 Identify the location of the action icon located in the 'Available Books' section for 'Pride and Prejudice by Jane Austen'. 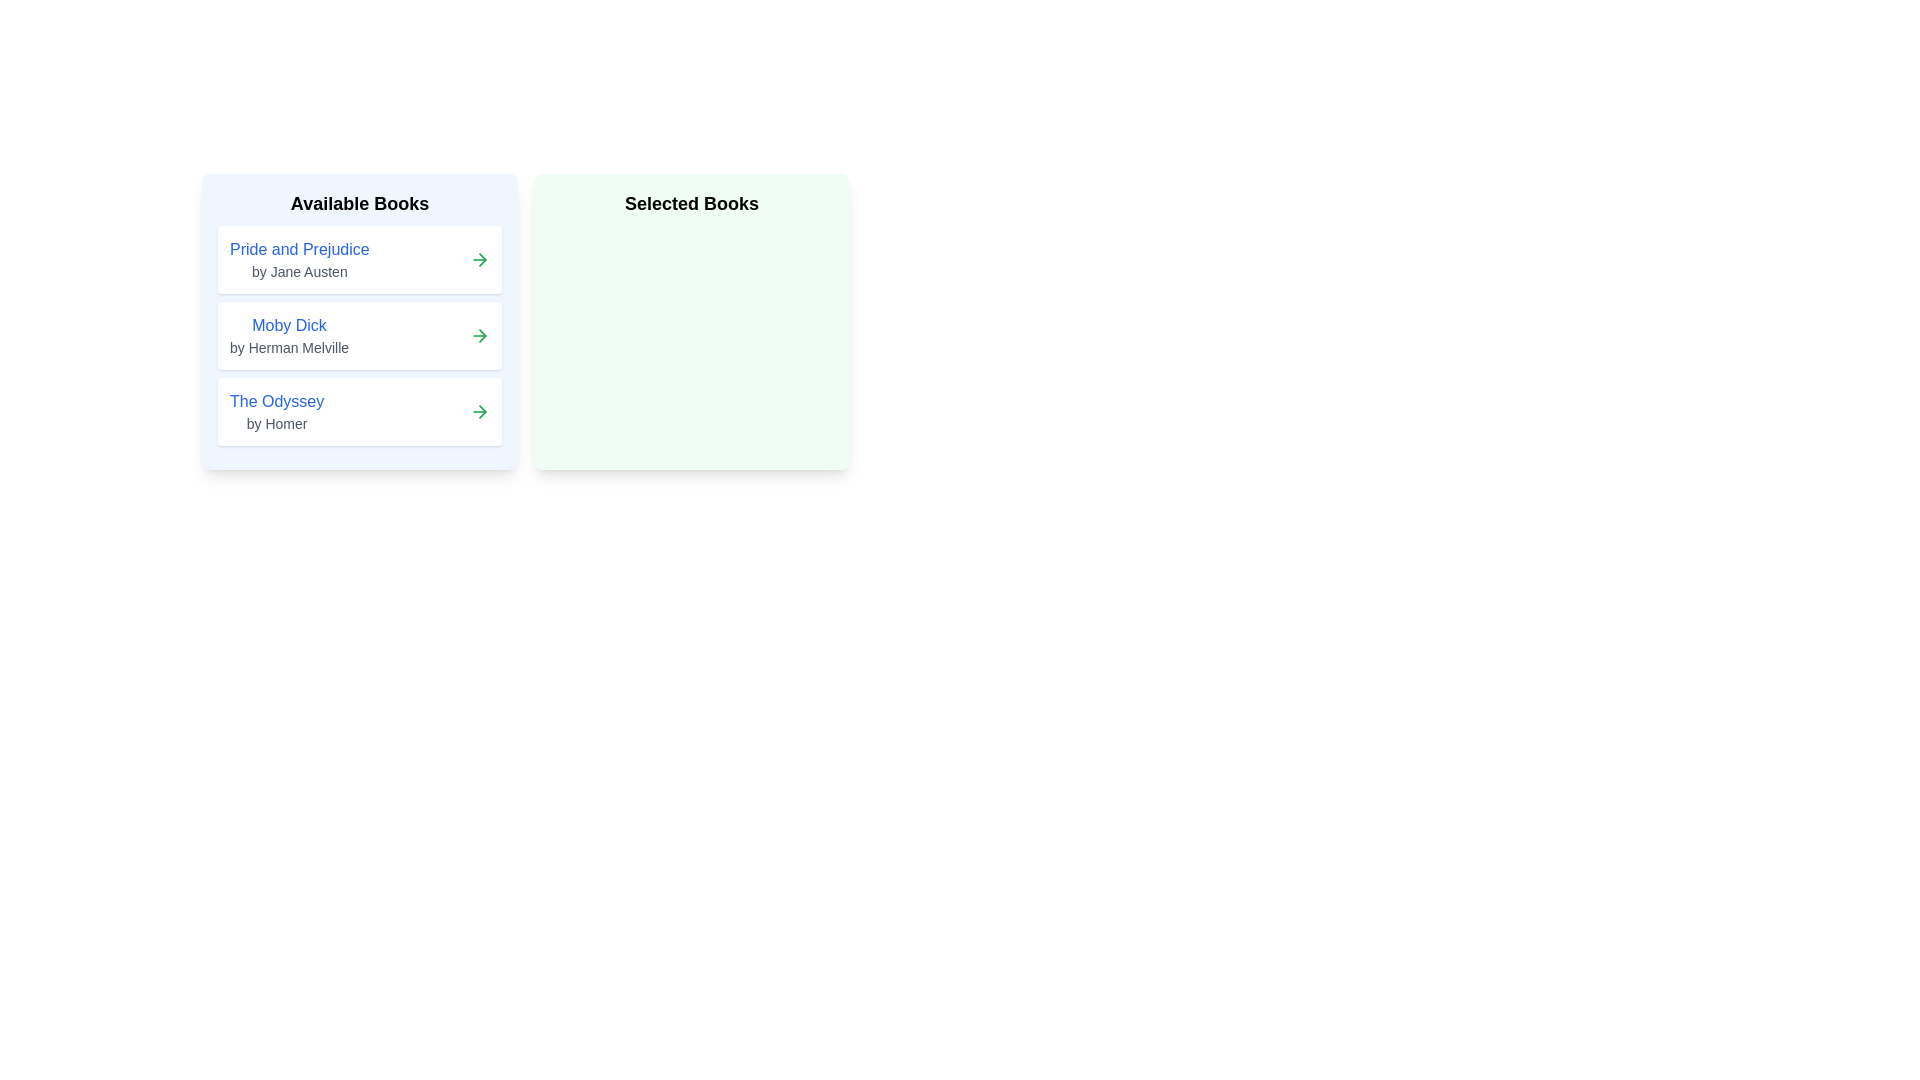
(482, 258).